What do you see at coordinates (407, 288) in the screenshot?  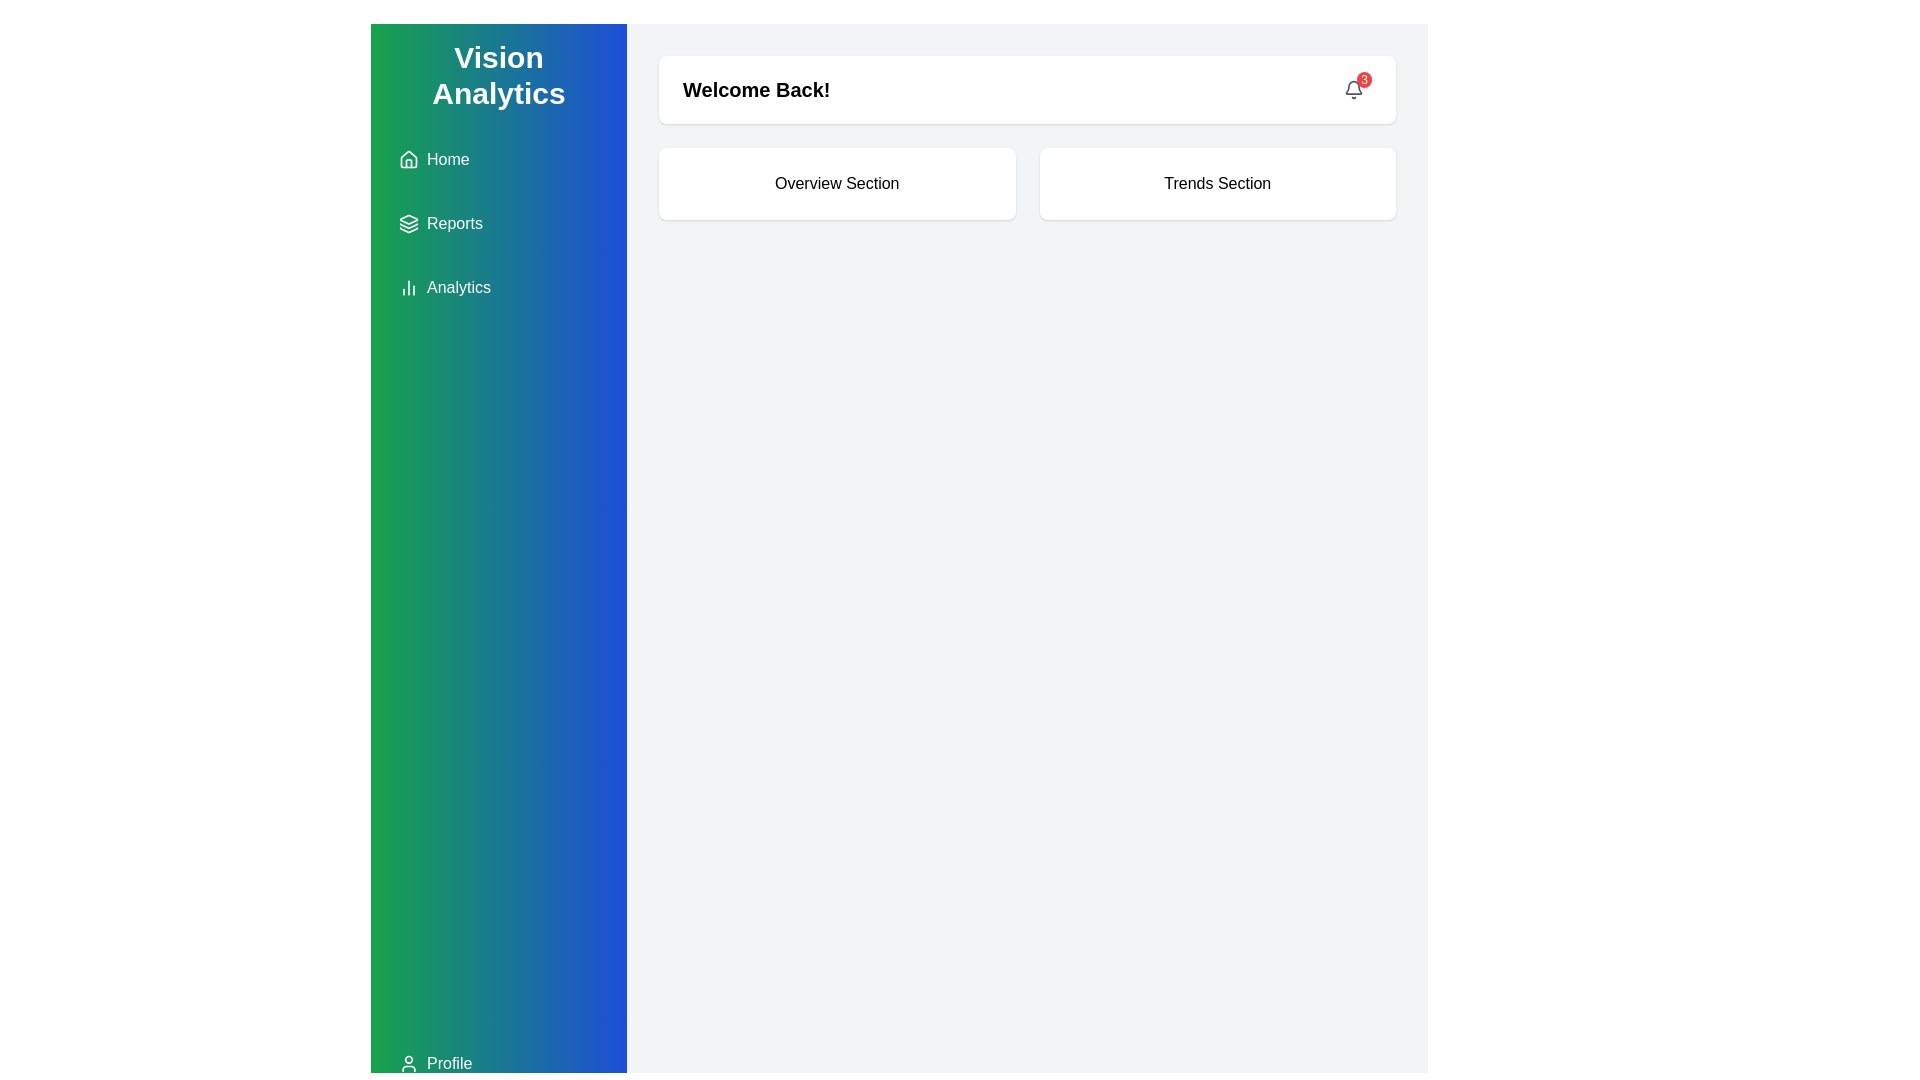 I see `the 'Analytics' icon in the vertical navigation panel` at bounding box center [407, 288].